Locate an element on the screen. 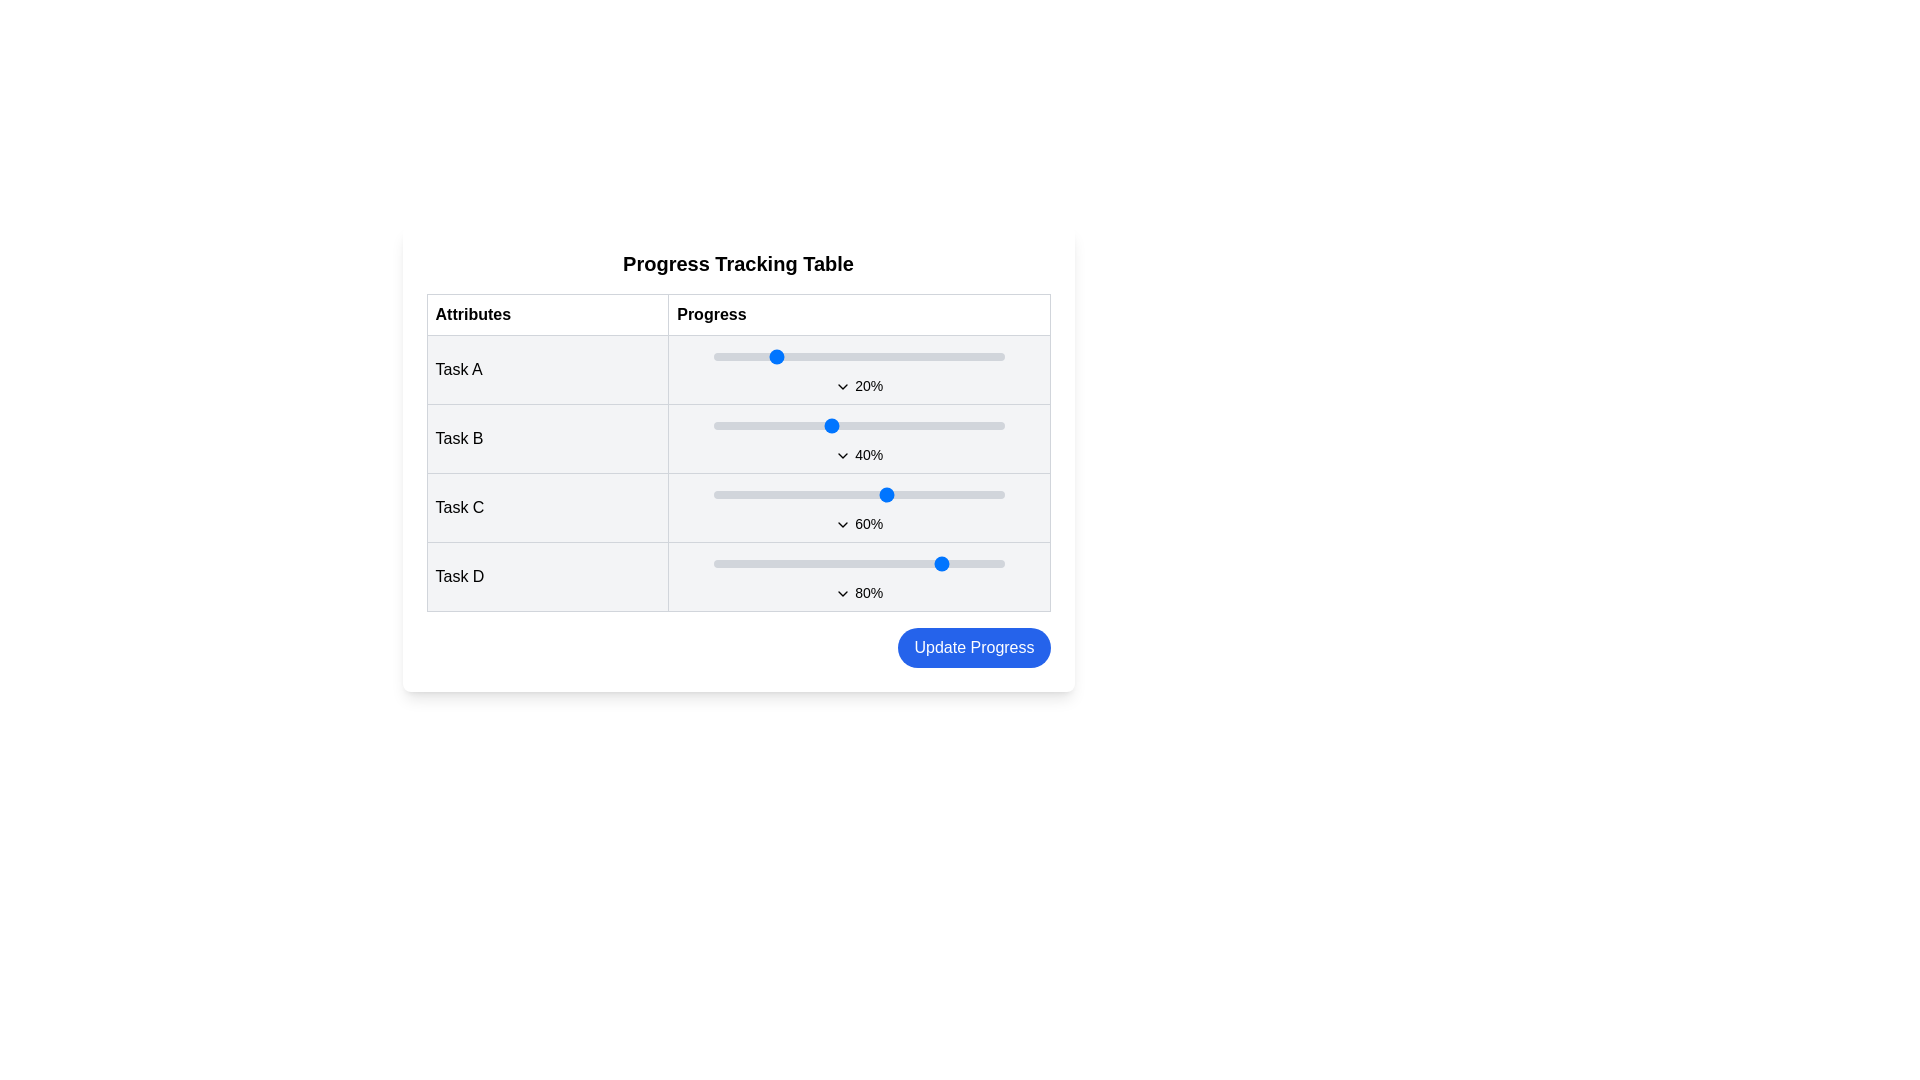 The height and width of the screenshot is (1080, 1920). the Task D progress value is located at coordinates (881, 563).